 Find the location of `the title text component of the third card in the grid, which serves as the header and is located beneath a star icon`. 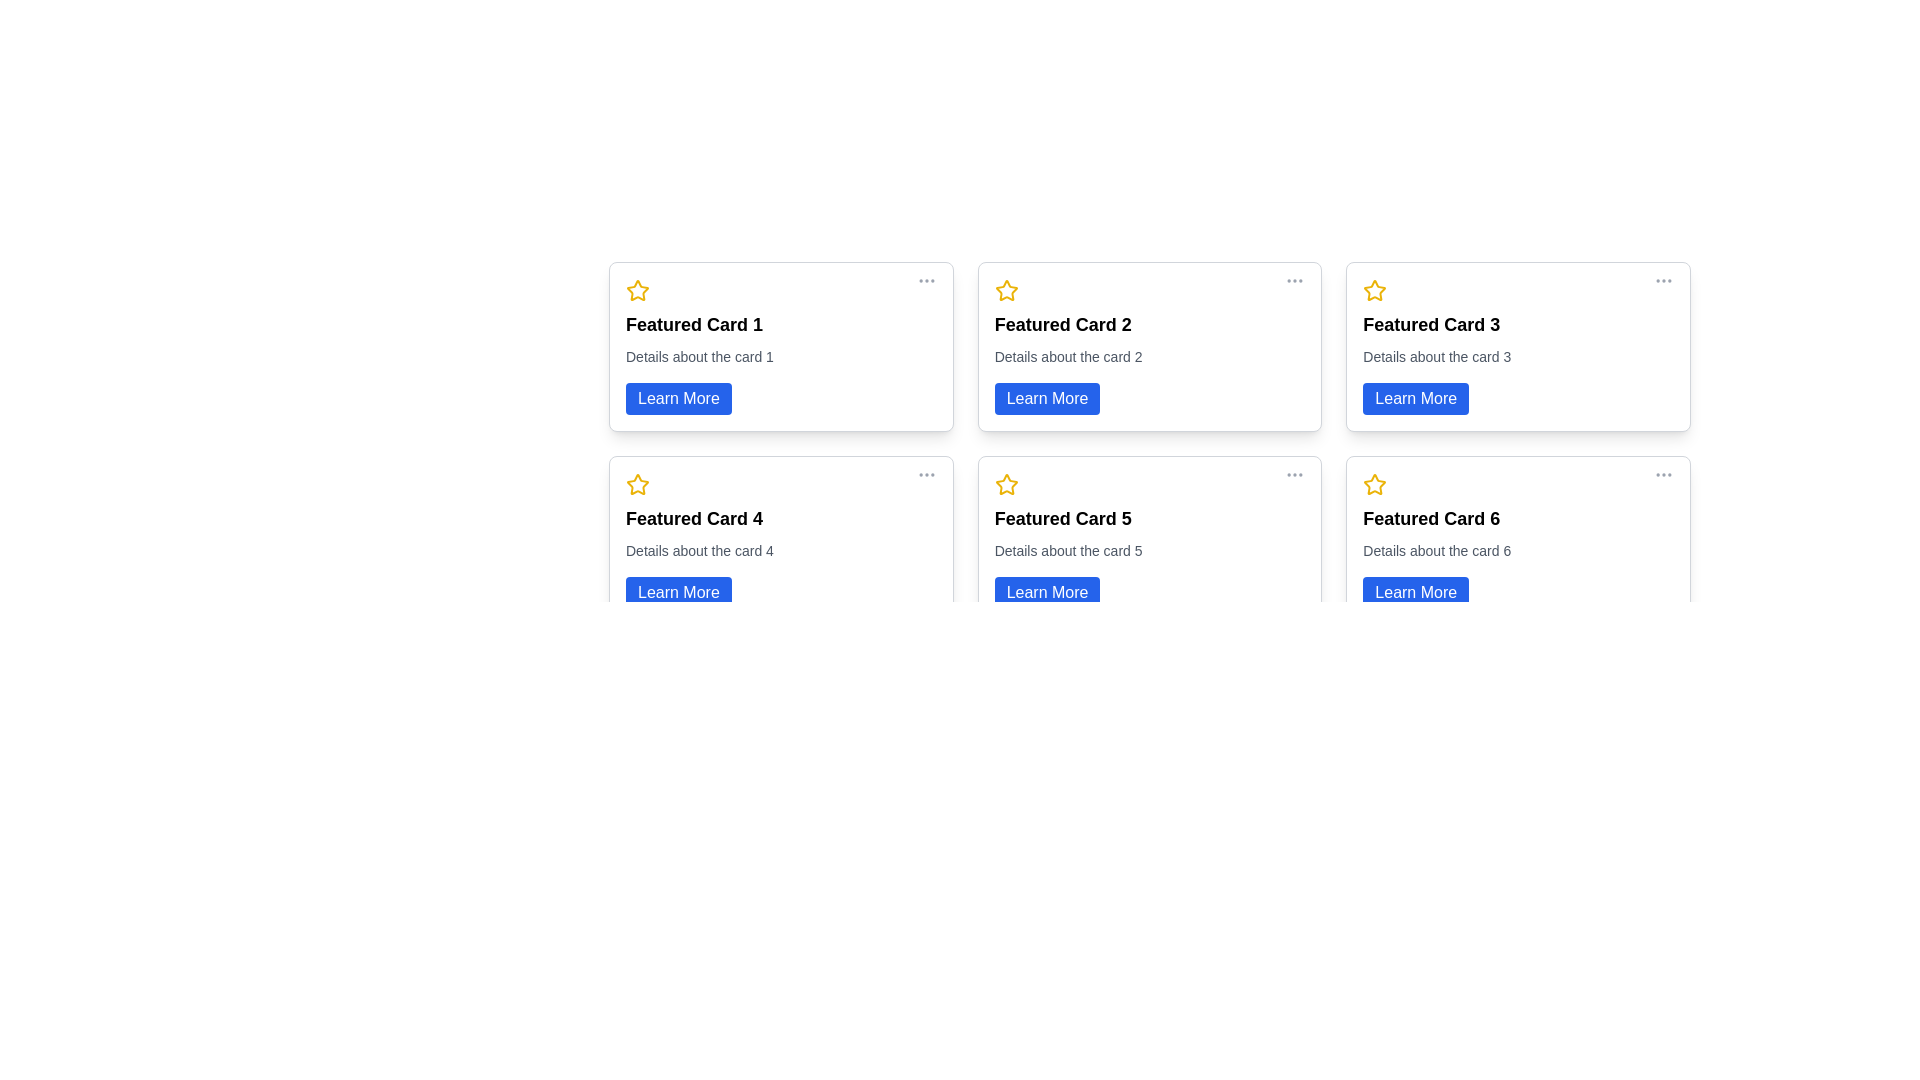

the title text component of the third card in the grid, which serves as the header and is located beneath a star icon is located at coordinates (1430, 323).